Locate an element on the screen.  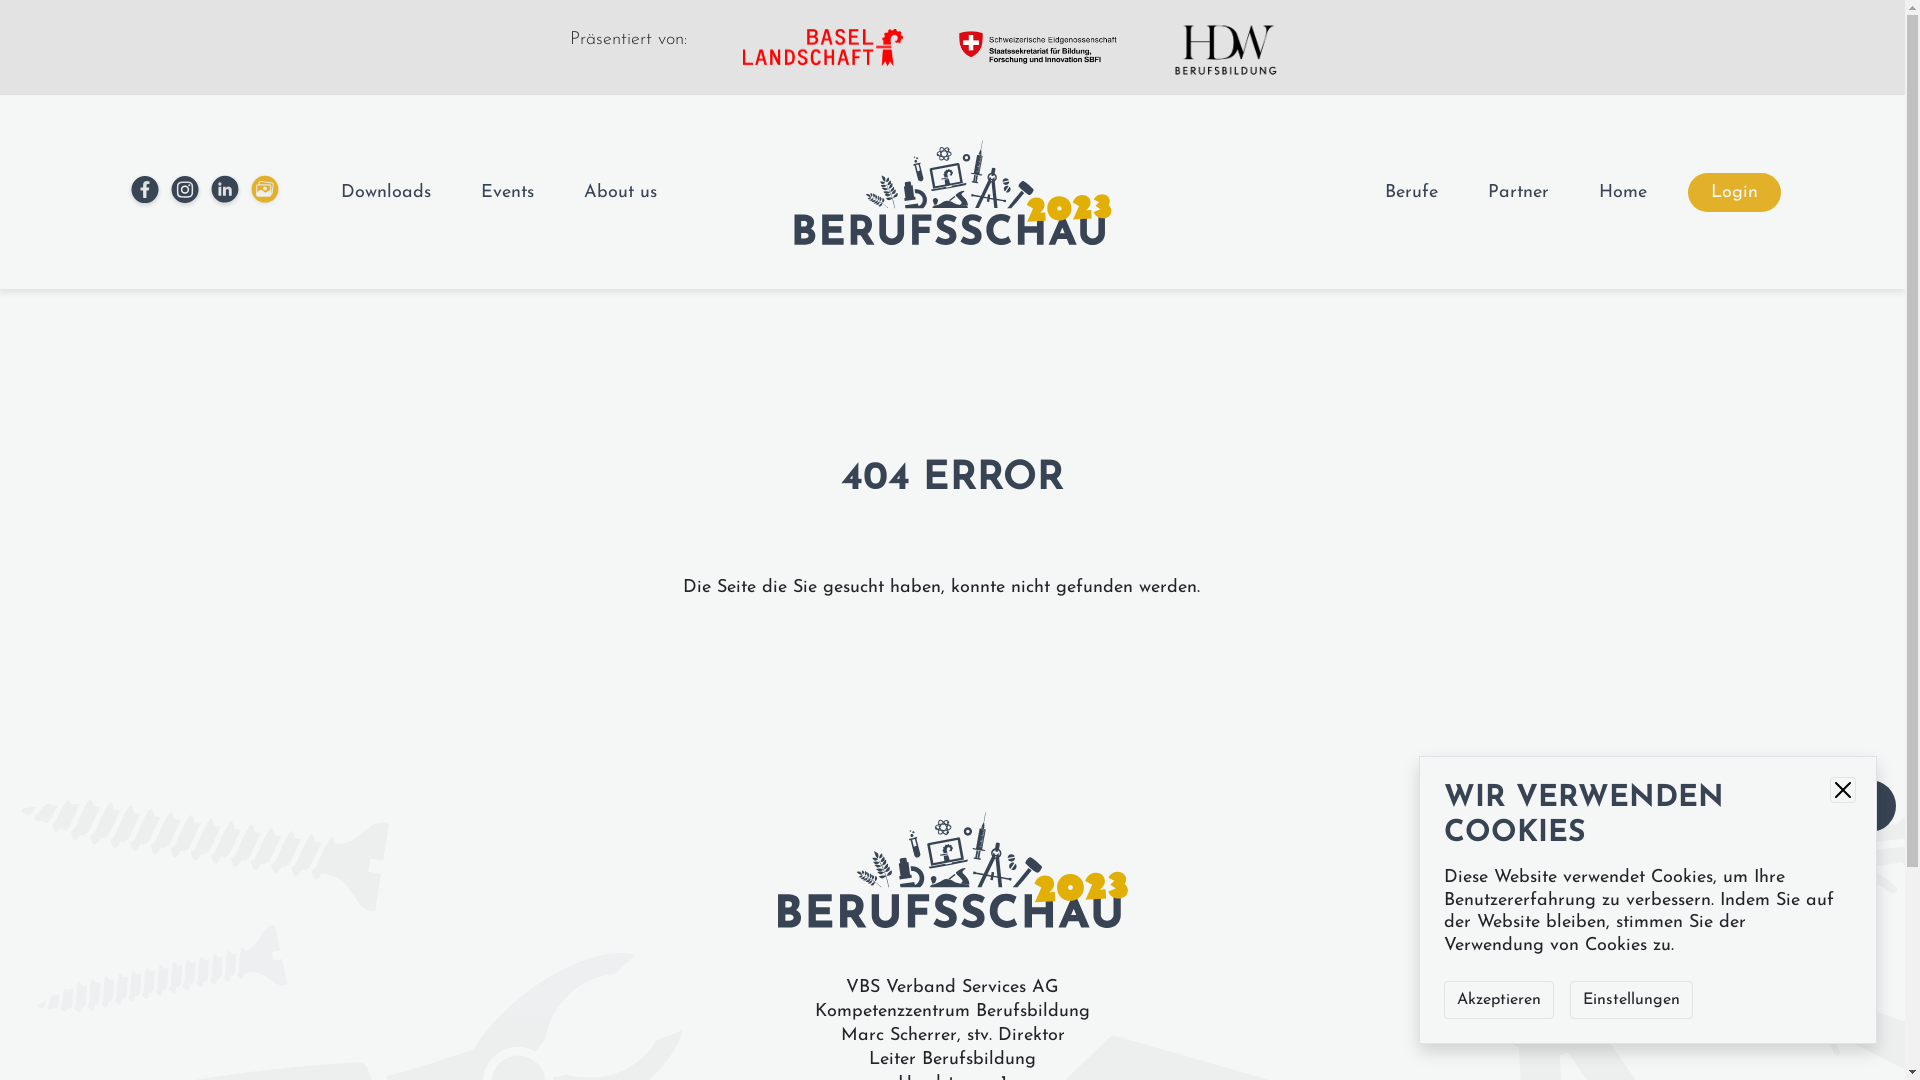
'Berufe' is located at coordinates (1409, 191).